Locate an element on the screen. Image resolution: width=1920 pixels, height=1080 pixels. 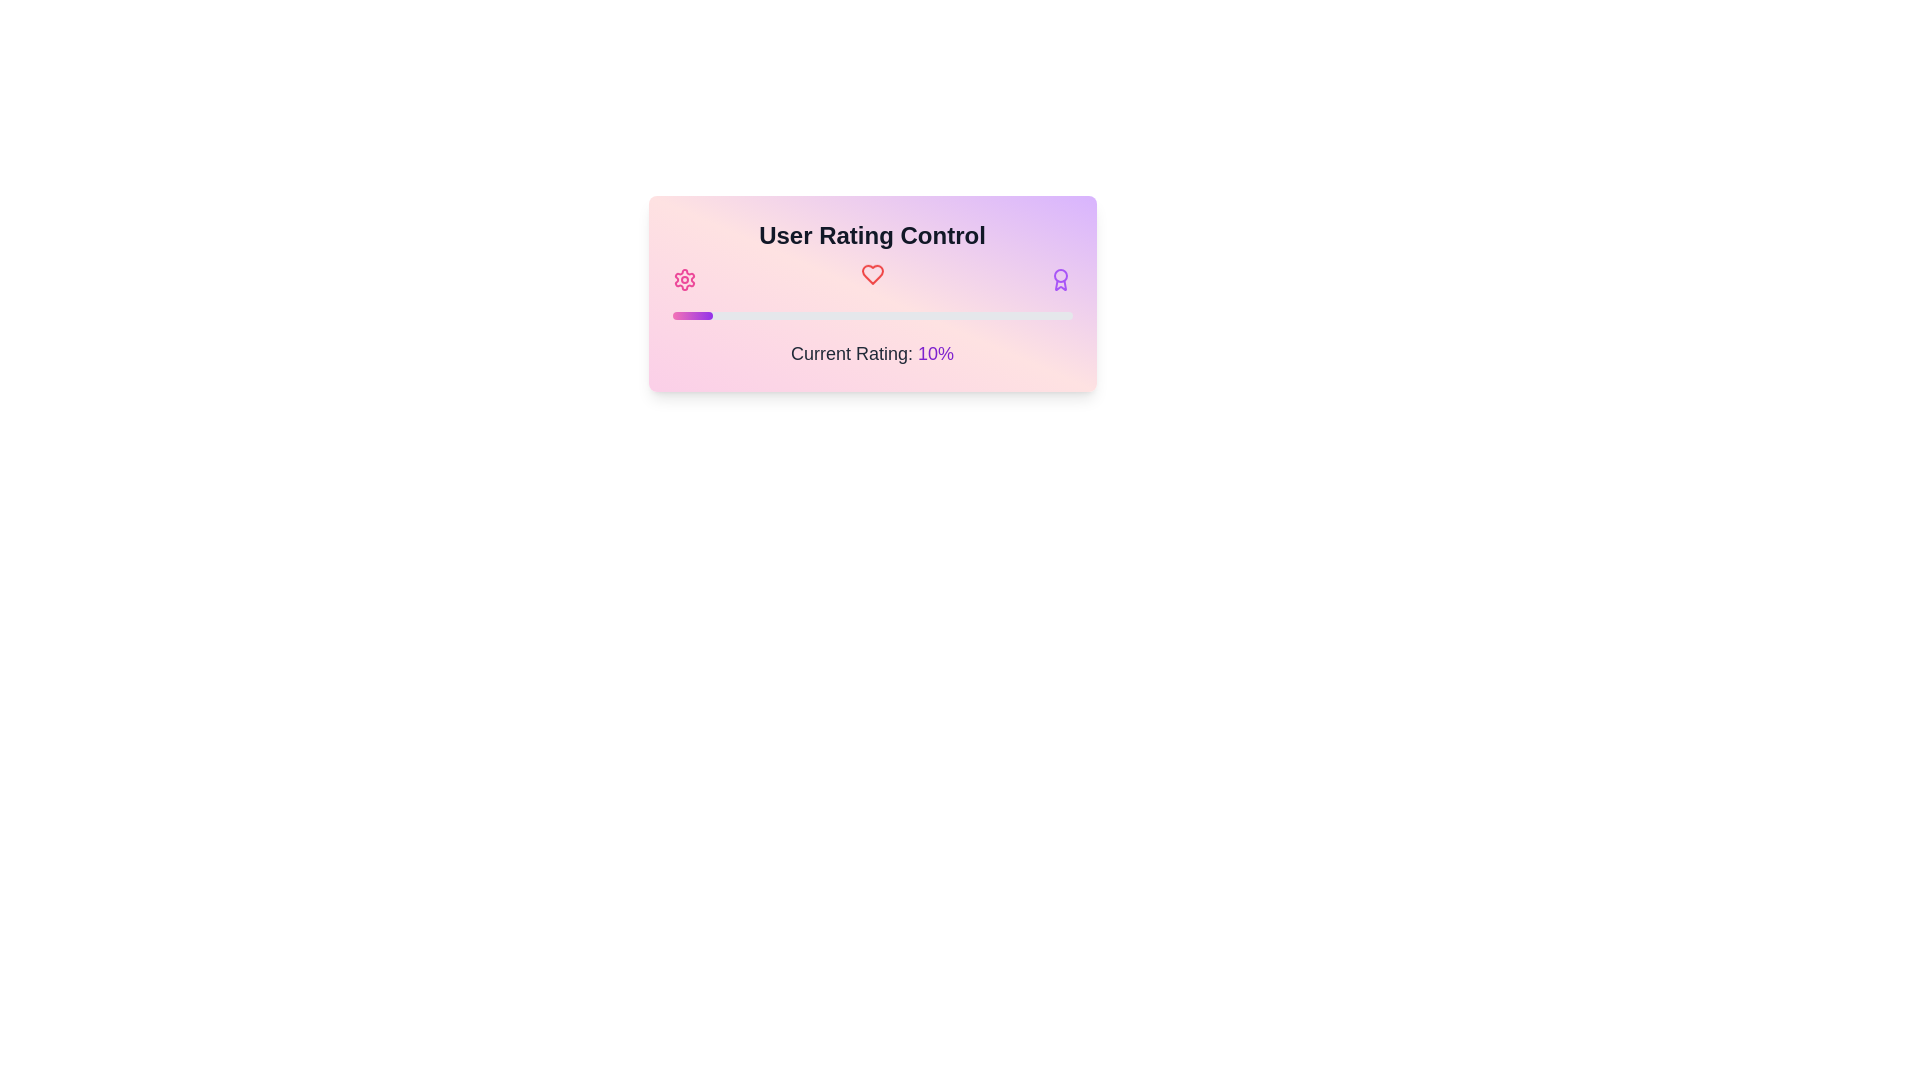
the cogwheel icon representing settings, located at the top-left corner of the 'User Rating Control' section is located at coordinates (684, 280).